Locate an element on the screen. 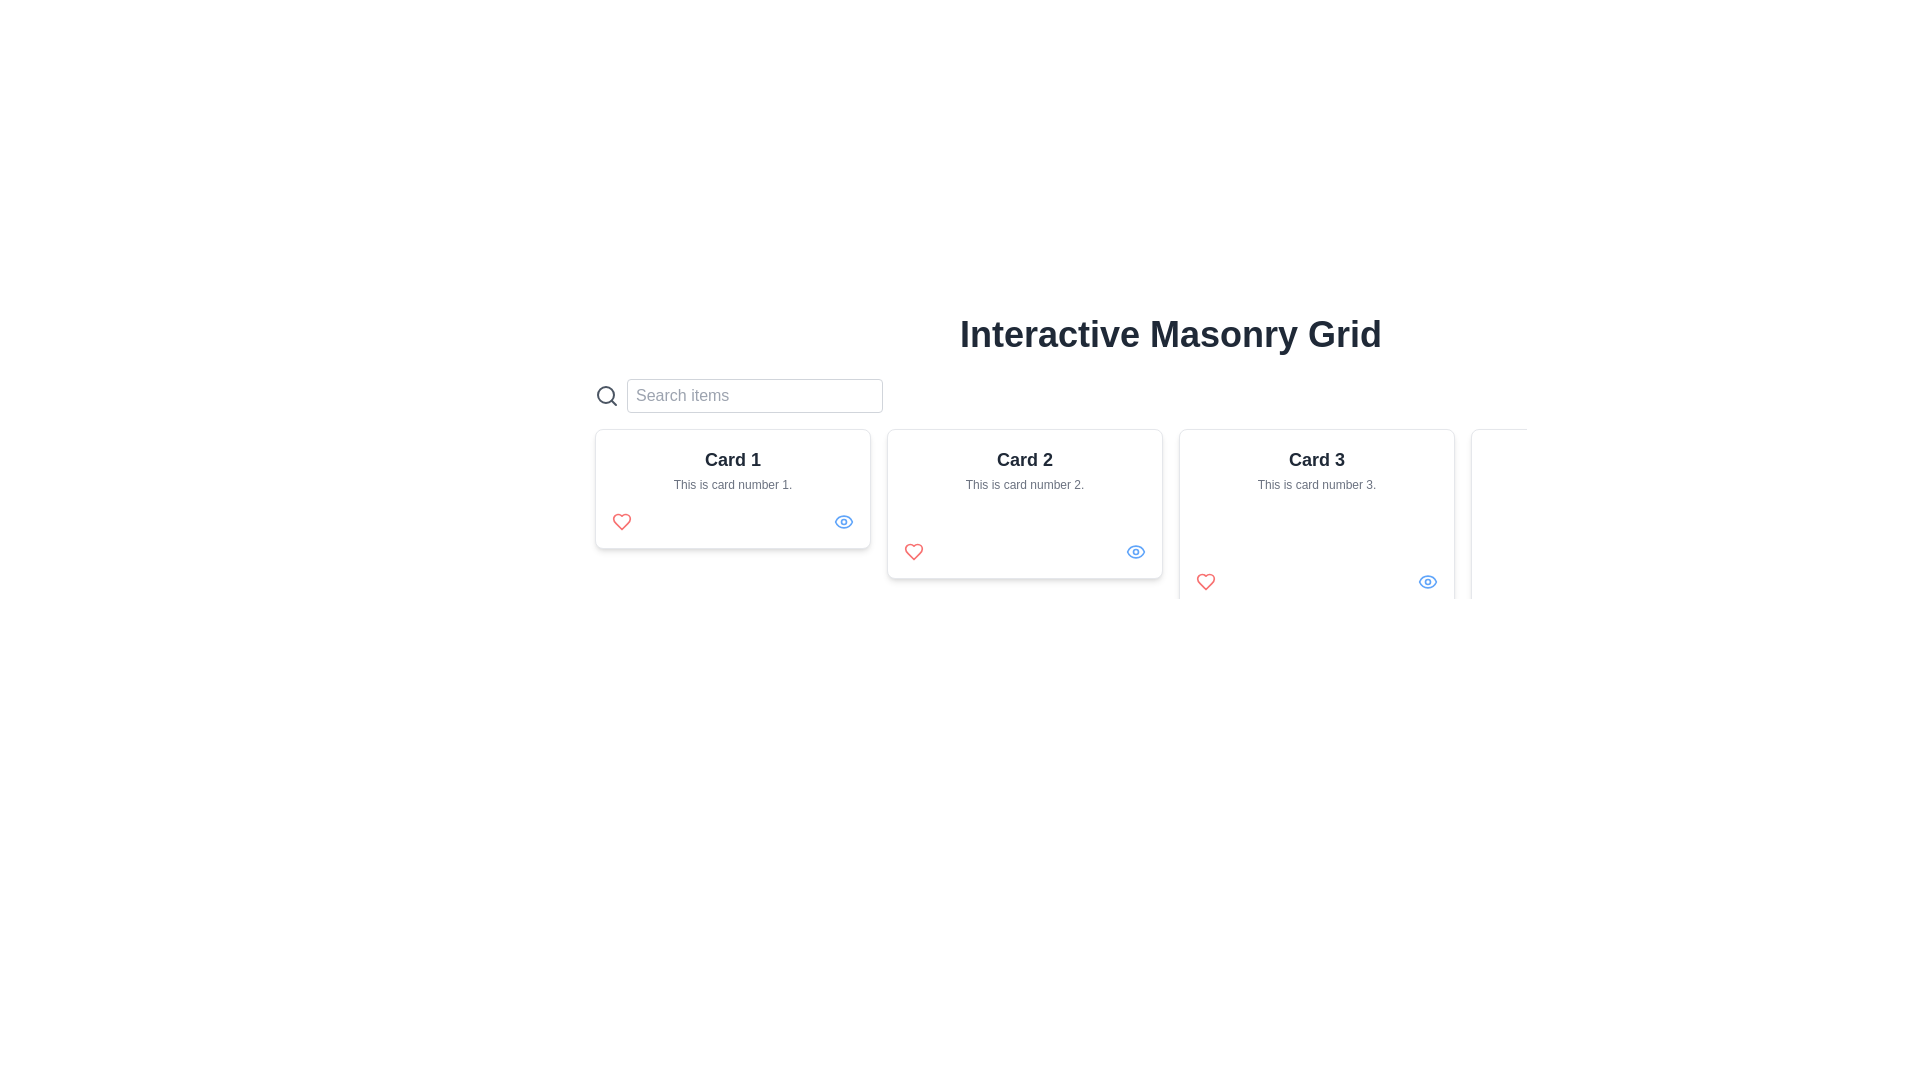  the third card is located at coordinates (1316, 518).